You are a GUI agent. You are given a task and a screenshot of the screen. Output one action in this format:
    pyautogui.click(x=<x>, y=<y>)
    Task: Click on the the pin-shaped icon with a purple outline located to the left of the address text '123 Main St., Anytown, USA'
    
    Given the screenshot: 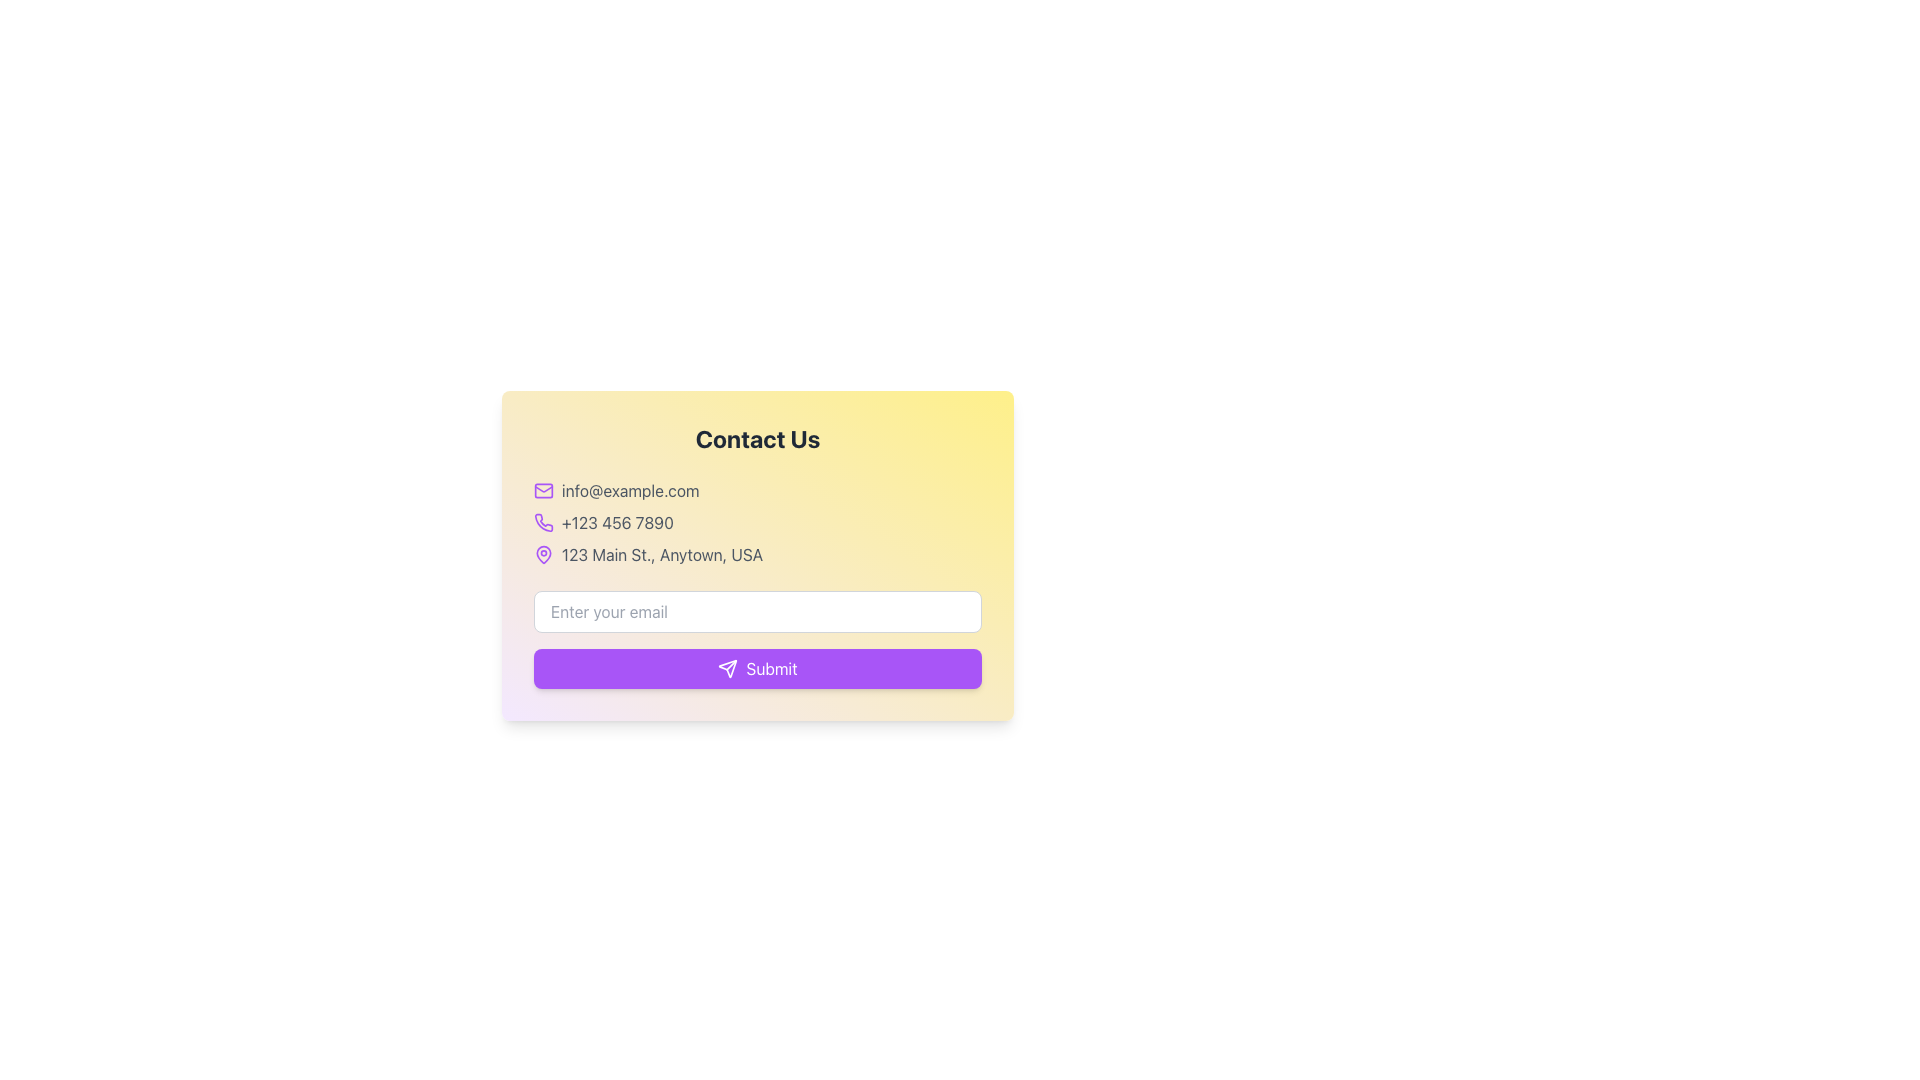 What is the action you would take?
    pyautogui.click(x=543, y=555)
    